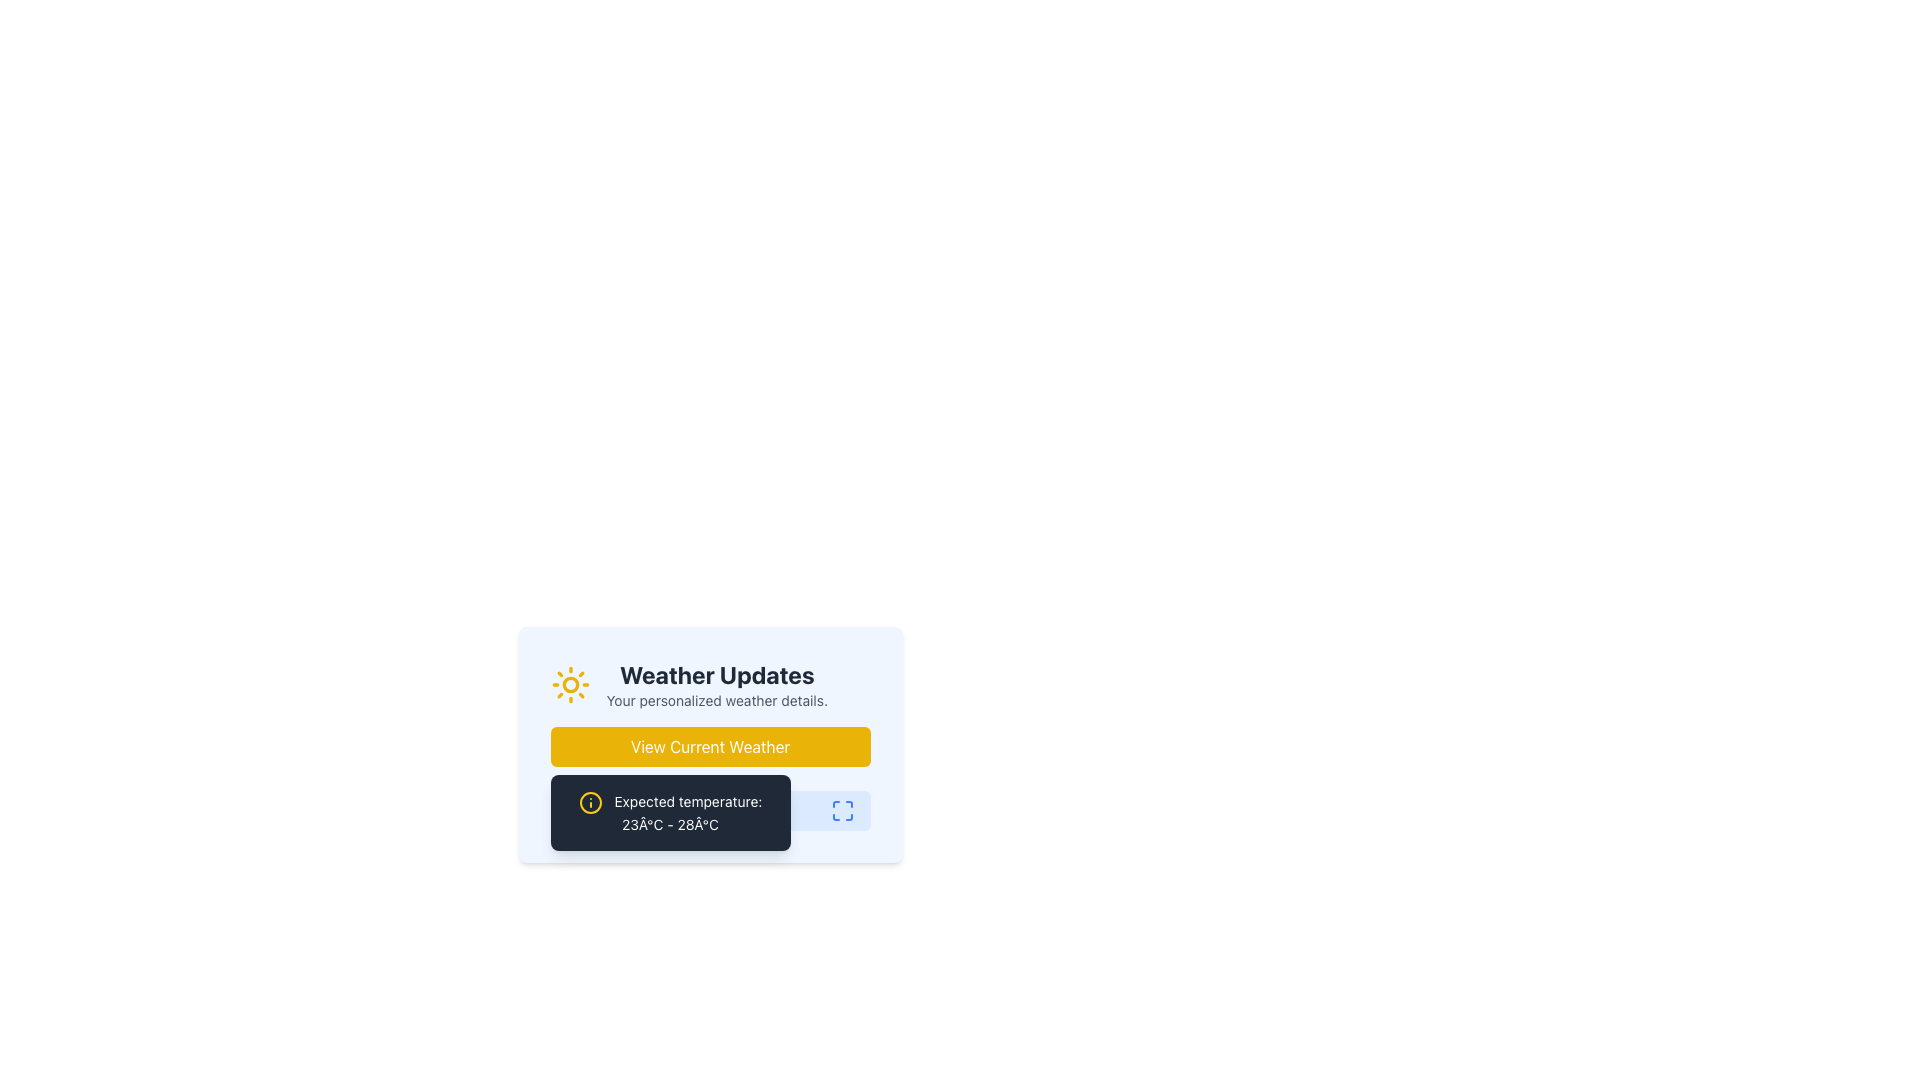  I want to click on the central SVG Circle Component of the sun icon located at the top-left of the 'Weather Updates' label, so click(569, 684).